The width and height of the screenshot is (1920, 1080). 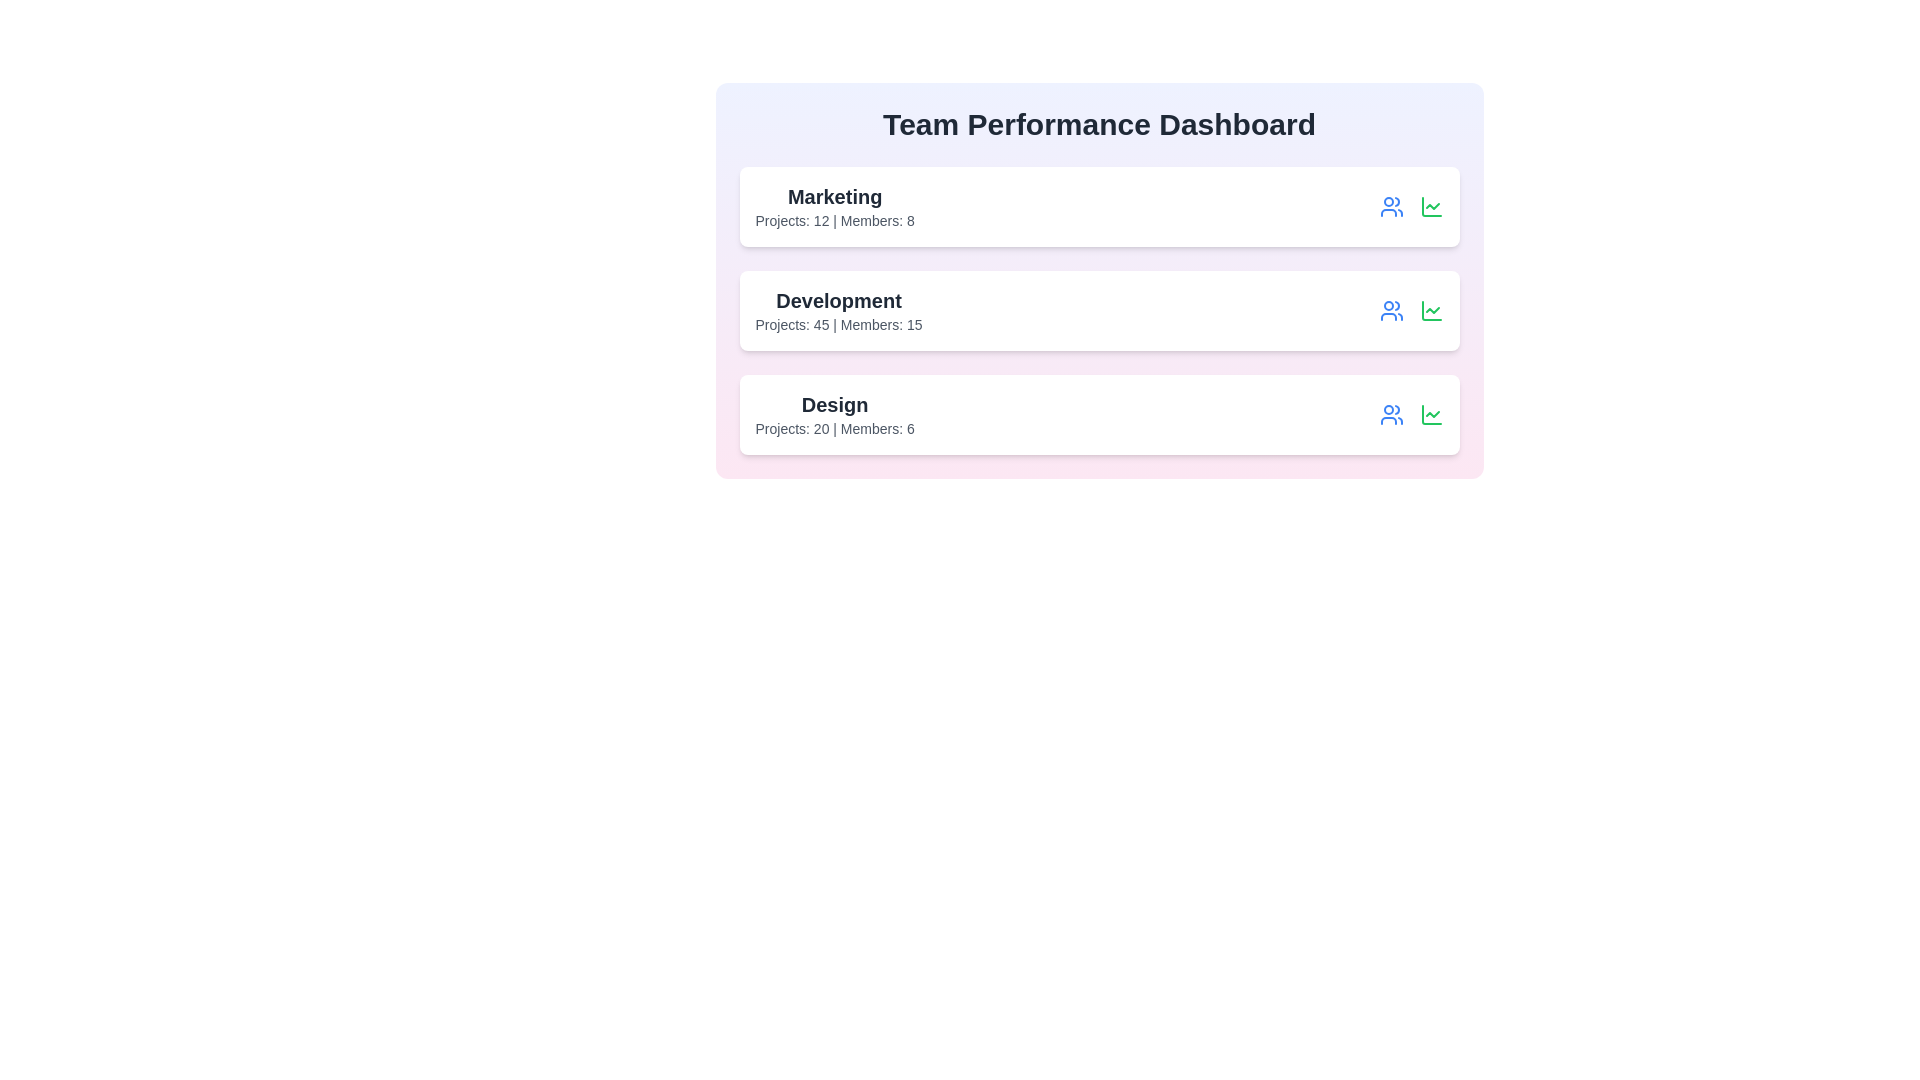 I want to click on the chart icon for Development statistics, so click(x=1430, y=311).